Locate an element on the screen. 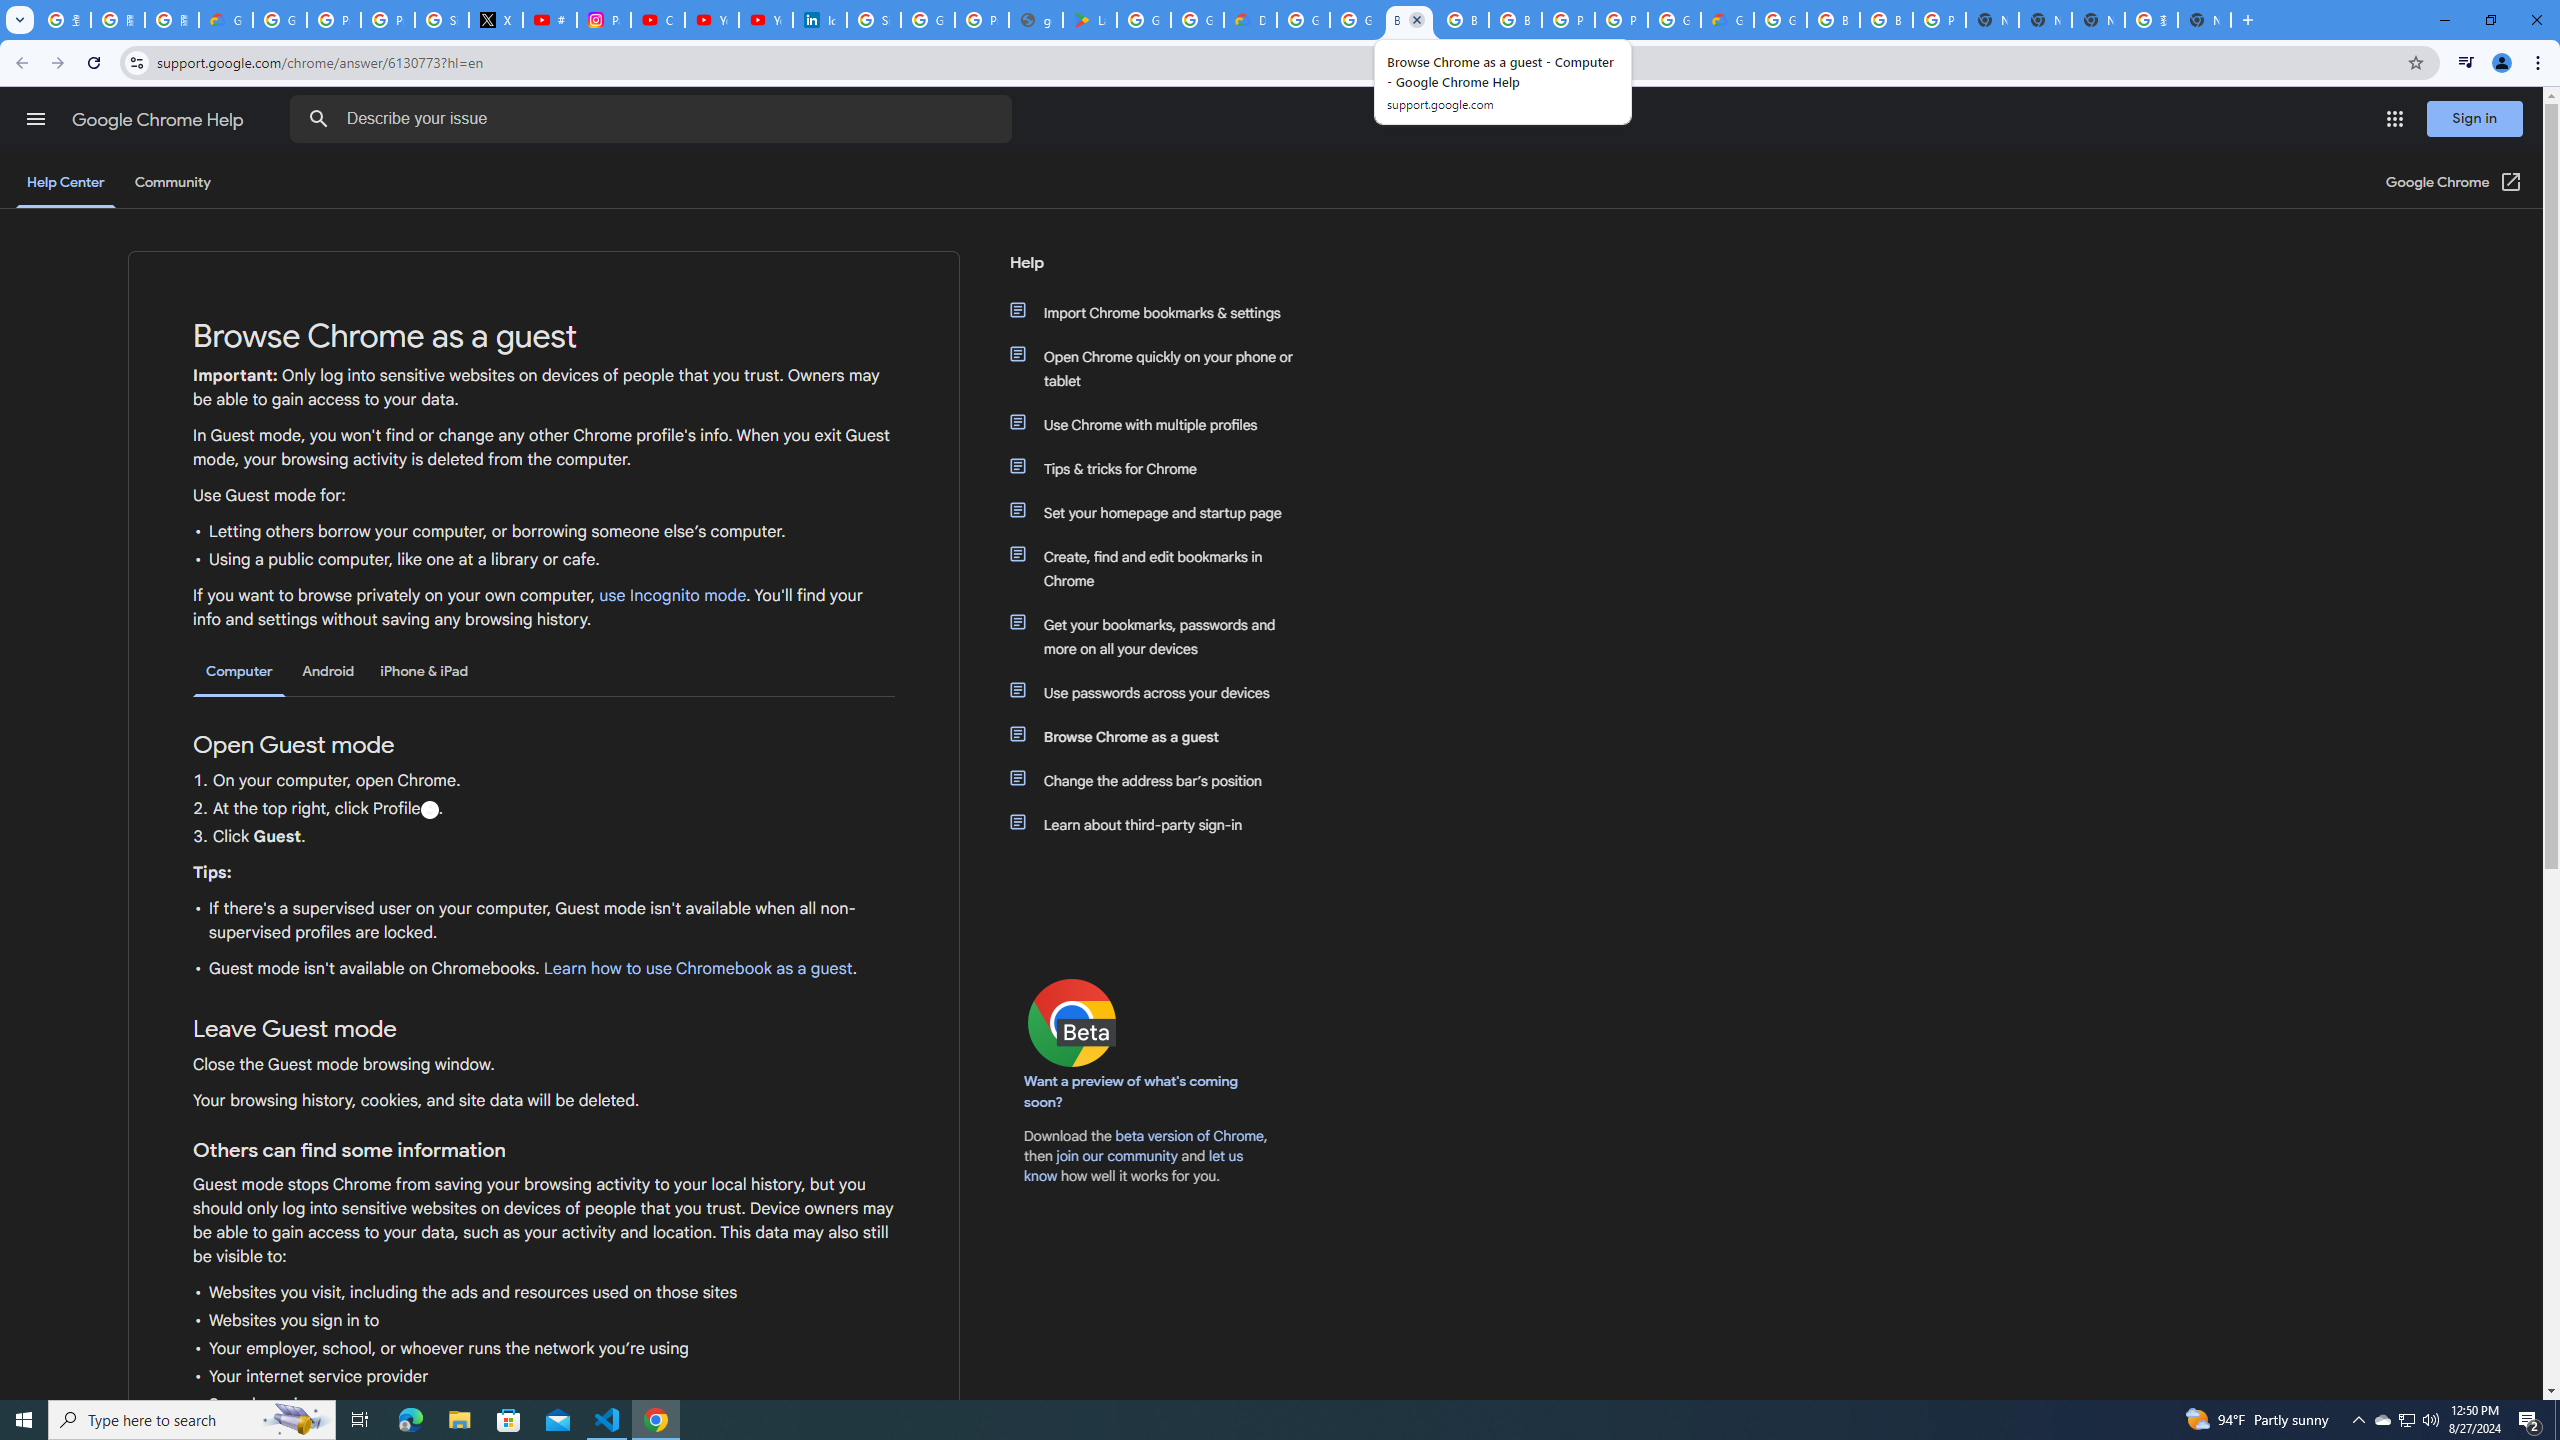 The width and height of the screenshot is (2560, 1440). 'Chrome Beta logo' is located at coordinates (1072, 1022).